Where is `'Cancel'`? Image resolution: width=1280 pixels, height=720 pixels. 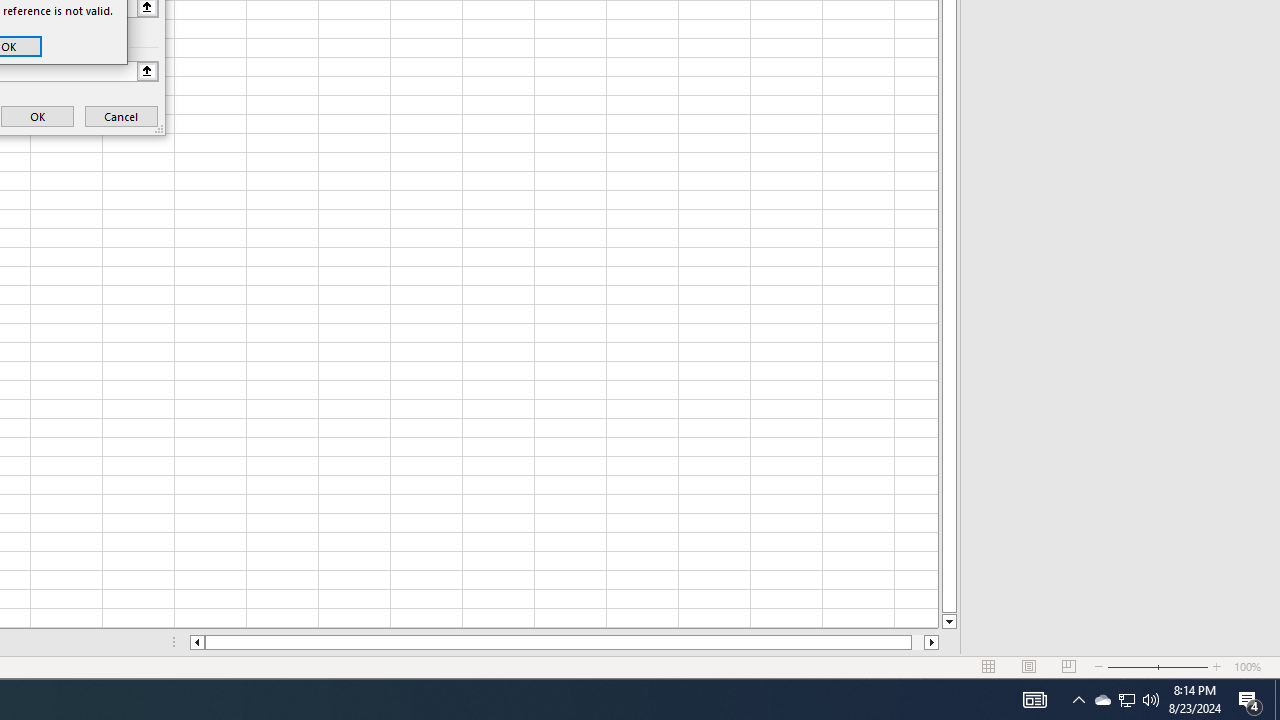
'Cancel' is located at coordinates (120, 116).